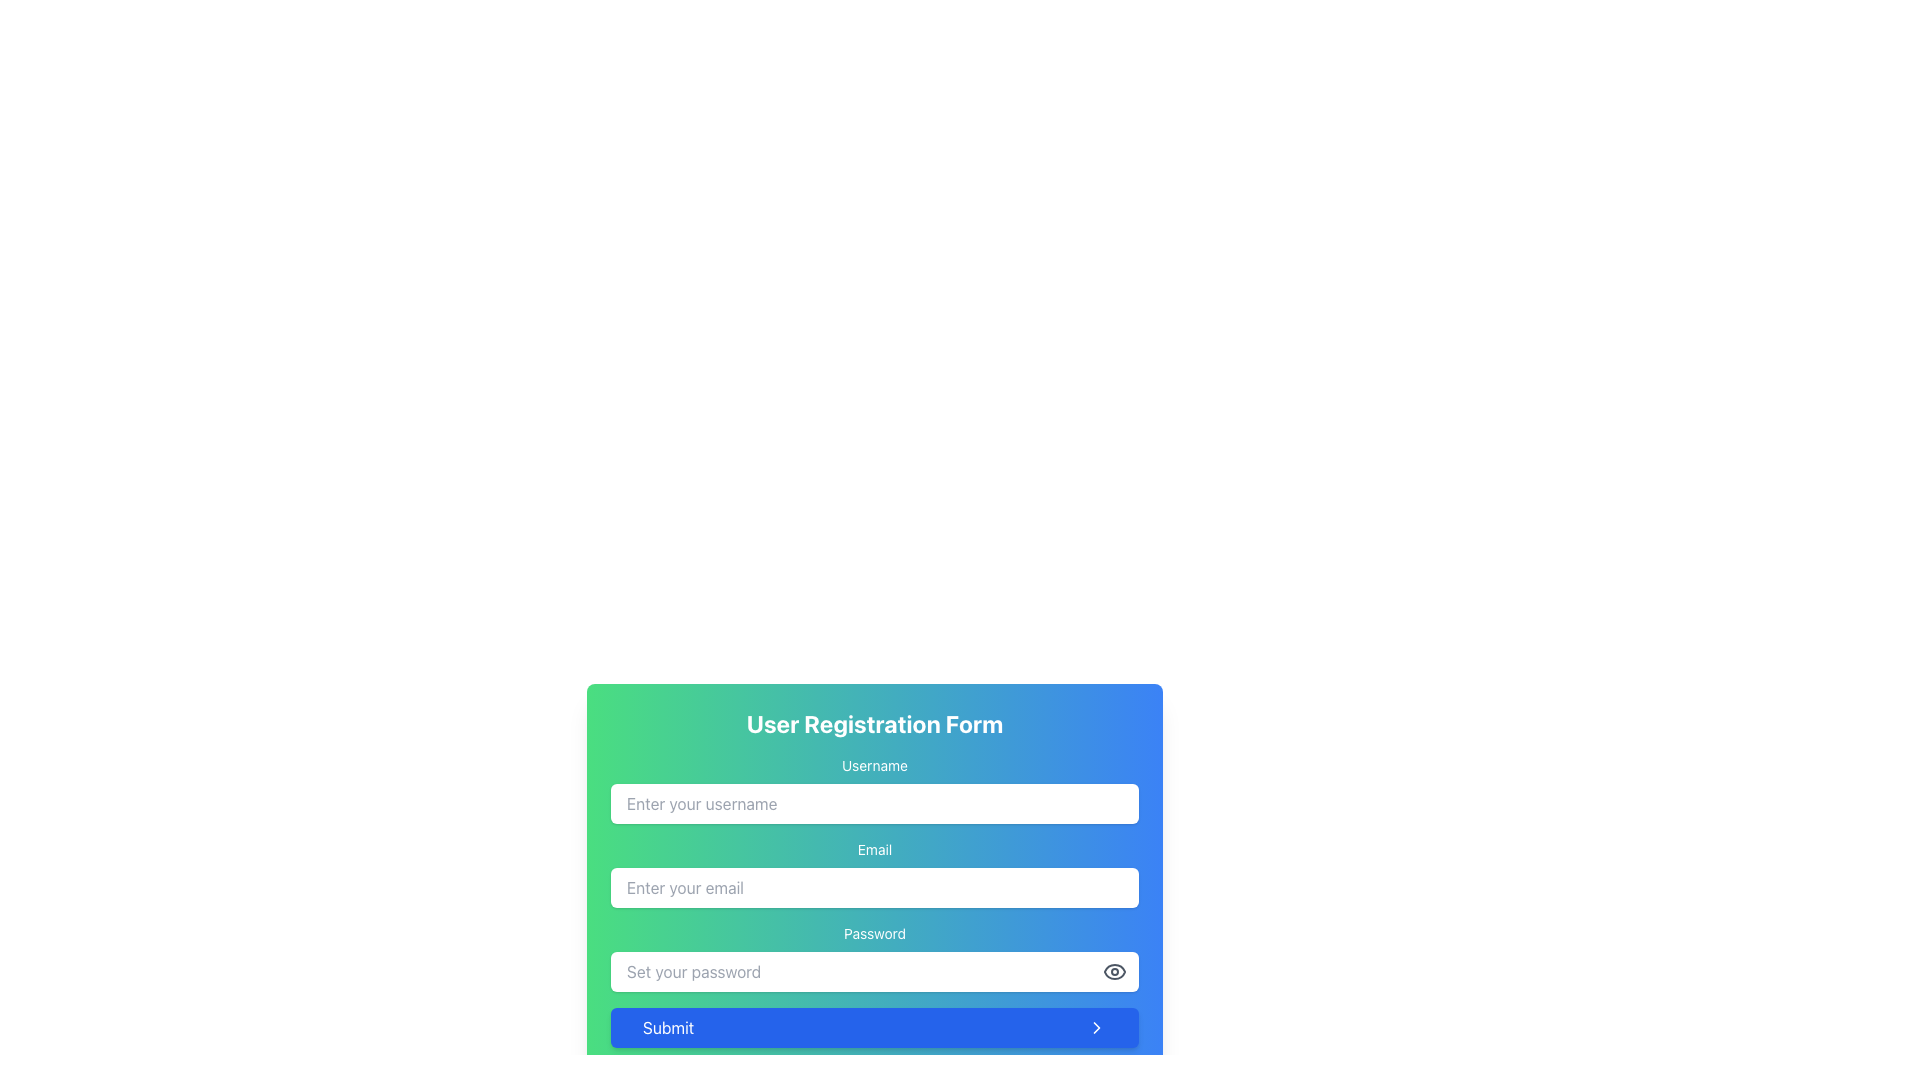 Image resolution: width=1920 pixels, height=1080 pixels. Describe the element at coordinates (874, 933) in the screenshot. I see `the 'Password' label, which is styled with white text on a gradient background and is located above the password input field` at that location.